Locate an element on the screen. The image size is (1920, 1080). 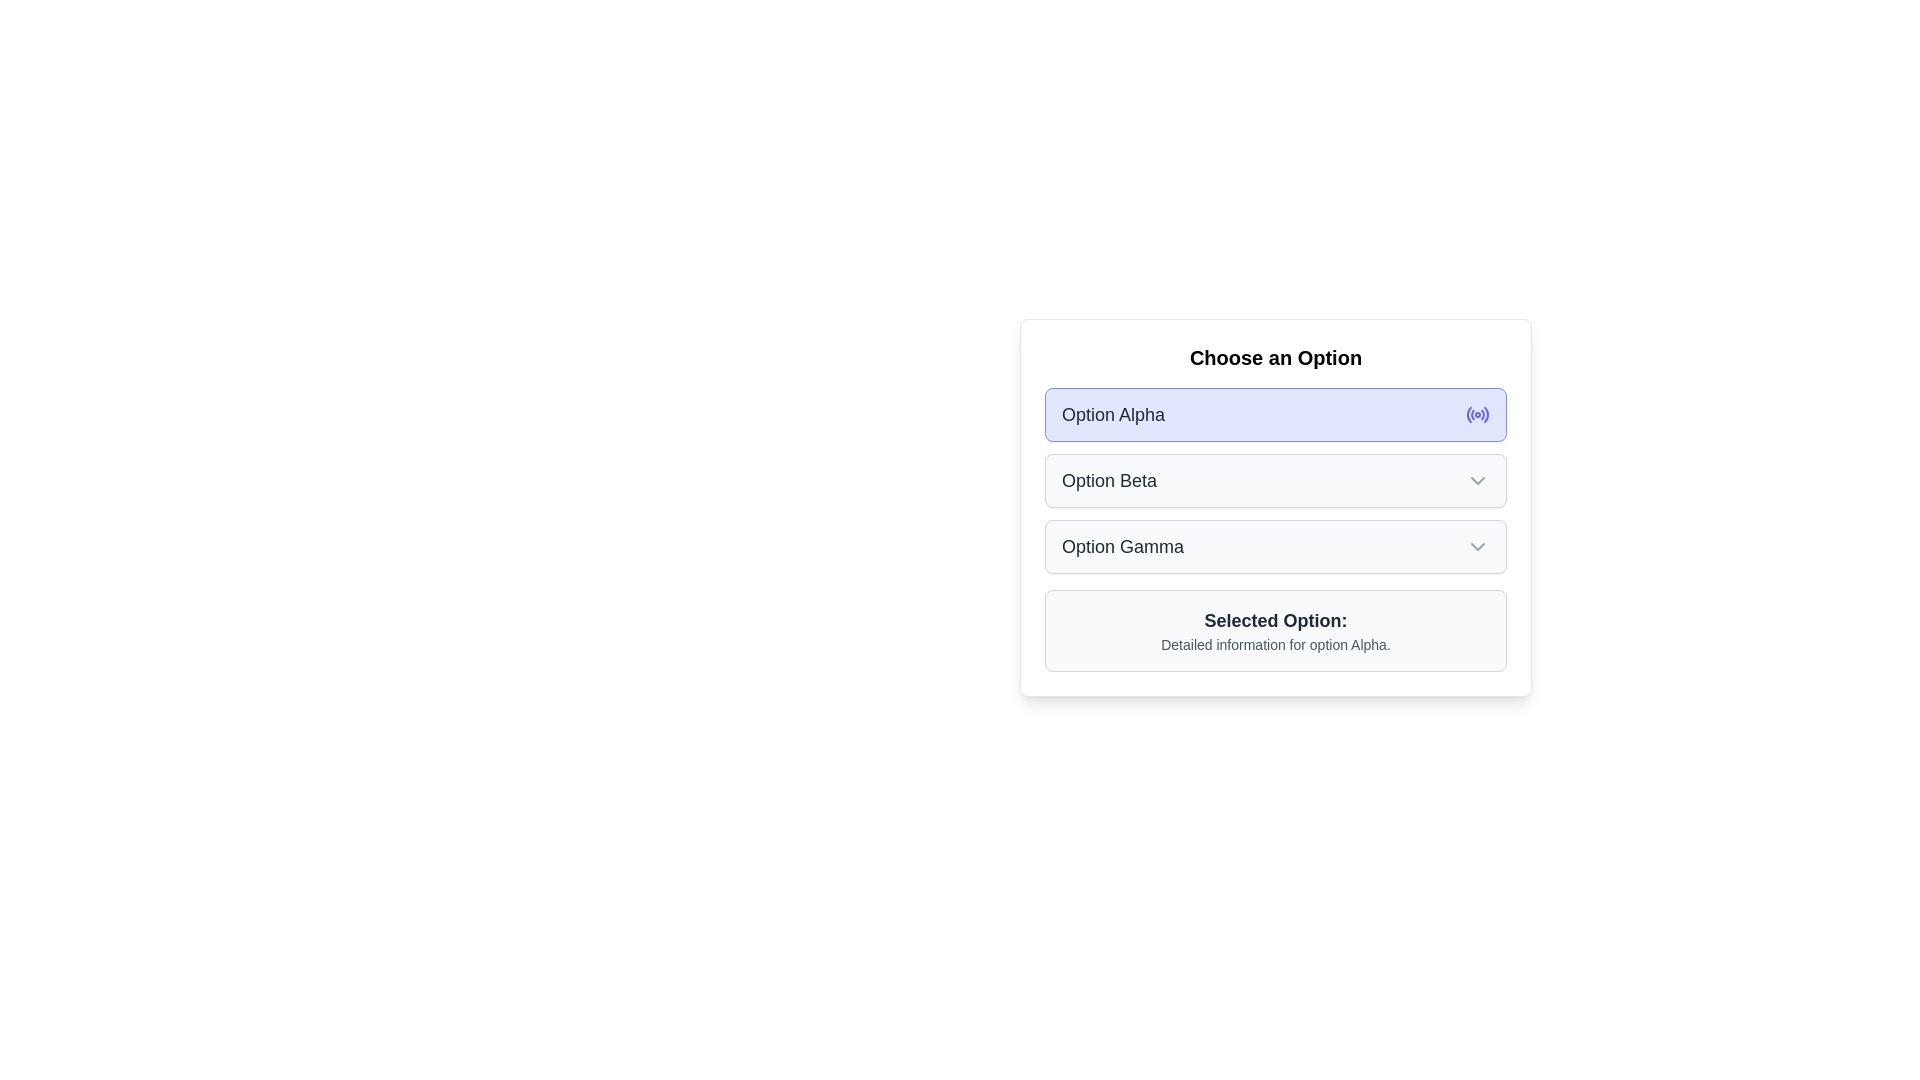
the text label displaying 'Option Alpha', which is styled in dark gray on a light indigo background and is positioned at the top of the options list is located at coordinates (1112, 414).